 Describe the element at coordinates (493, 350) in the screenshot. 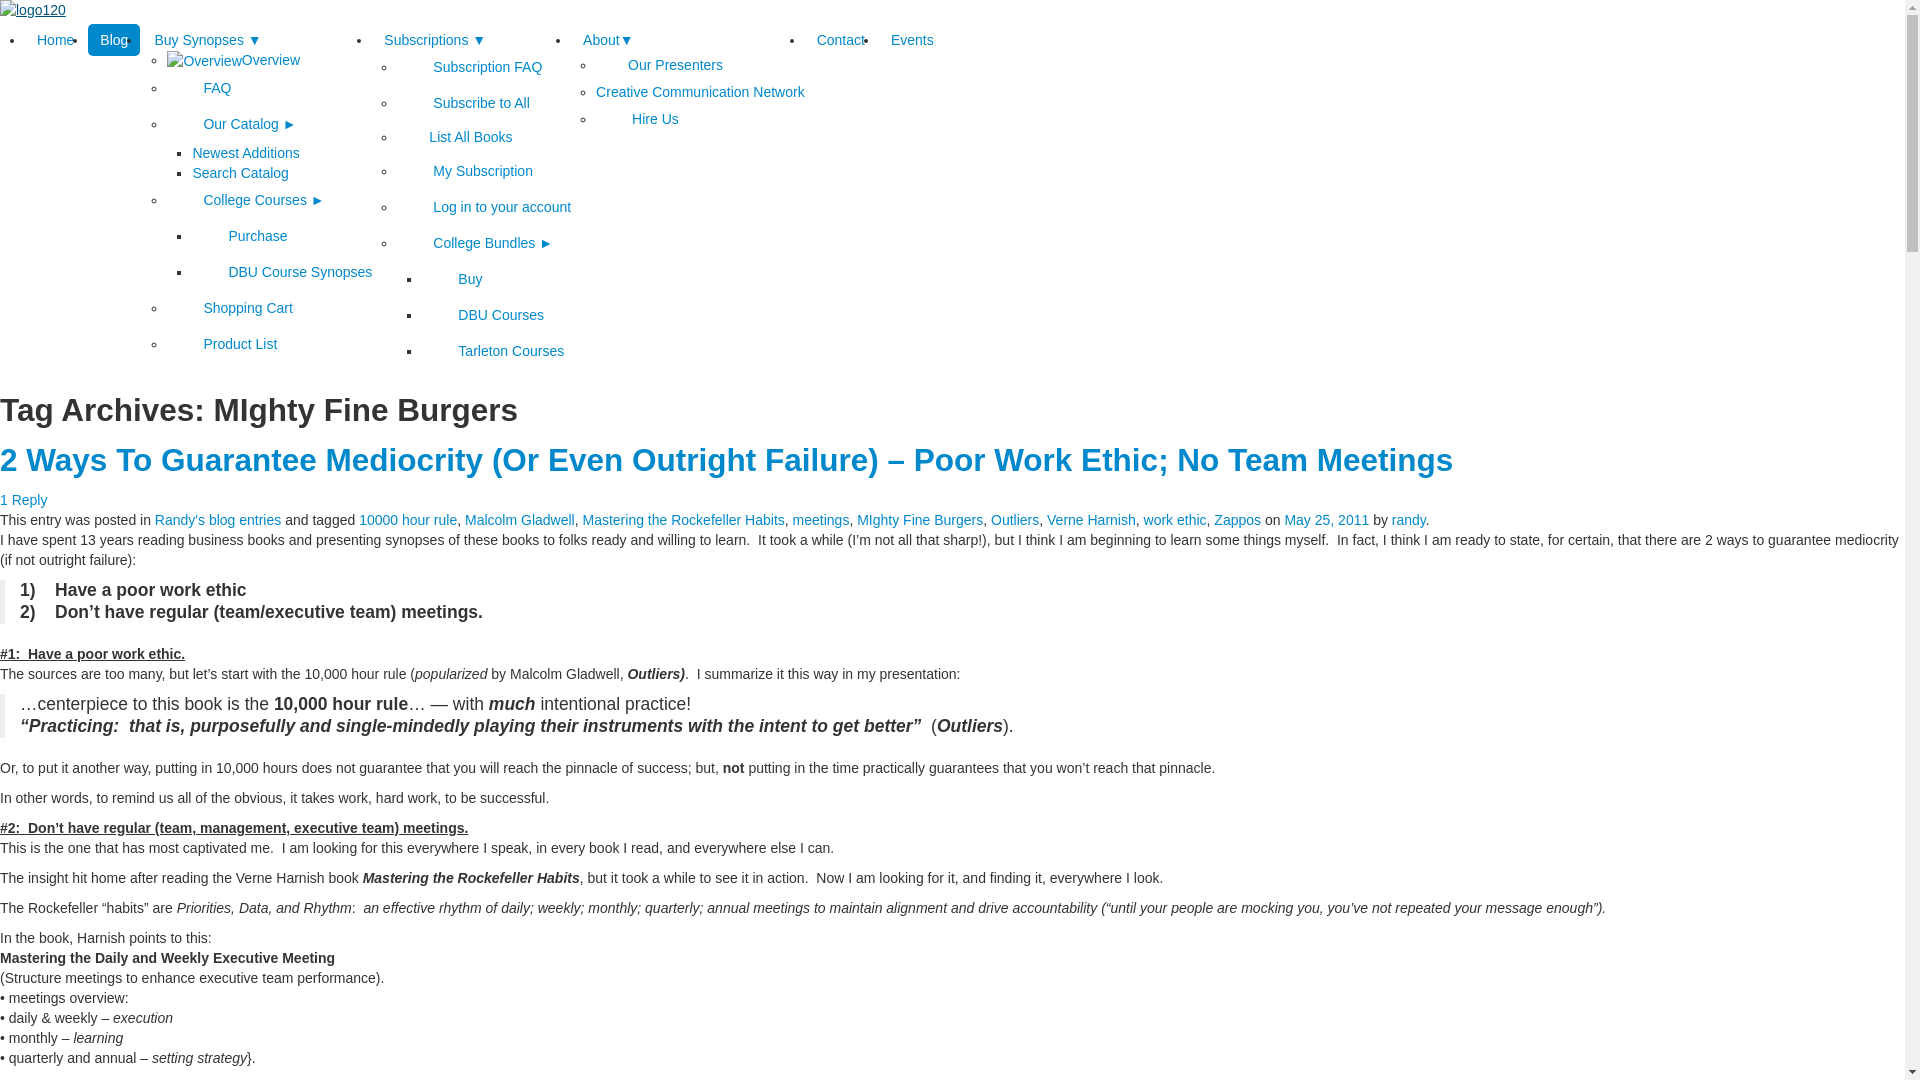

I see `'Tarleton Courses'` at that location.